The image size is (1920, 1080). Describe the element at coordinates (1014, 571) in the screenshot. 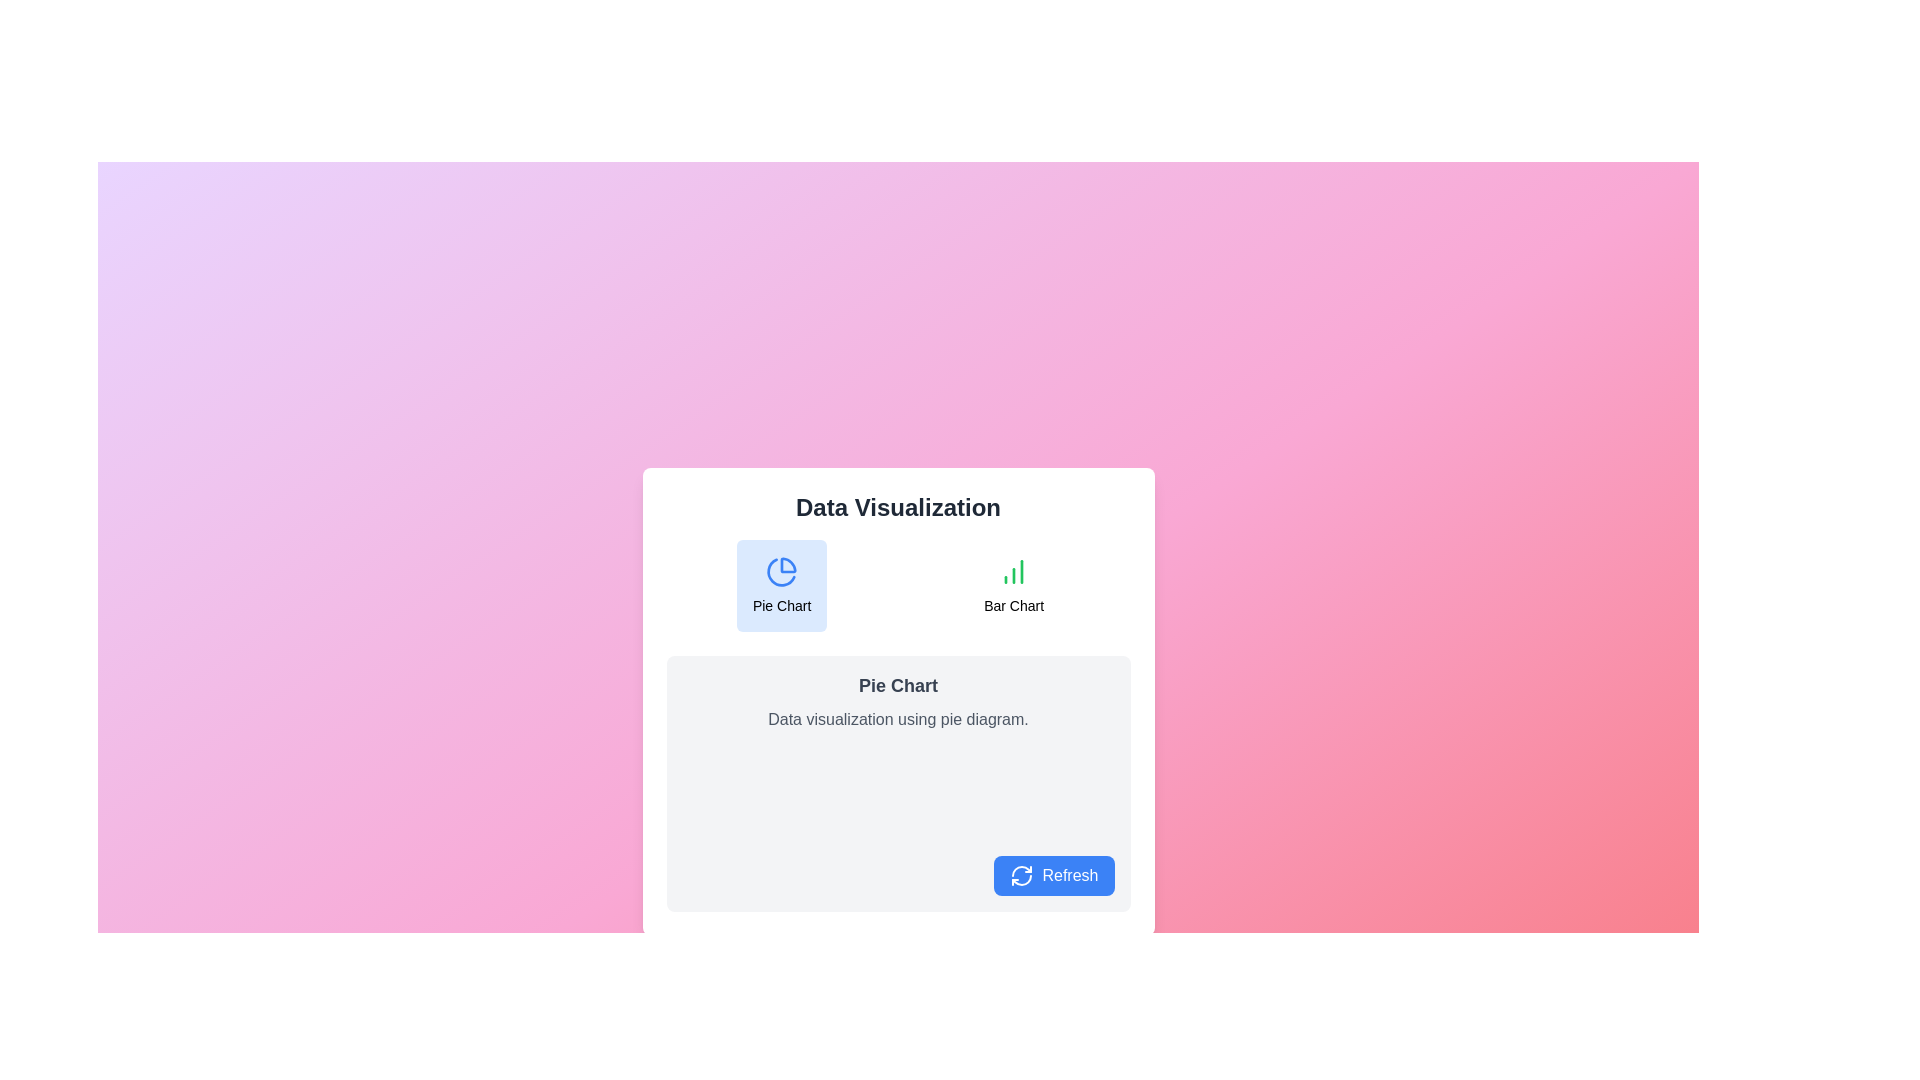

I see `the green bar chart icon depicting three vertical bars, located in the 'Data Visualization' section above the 'Bar Chart' label` at that location.